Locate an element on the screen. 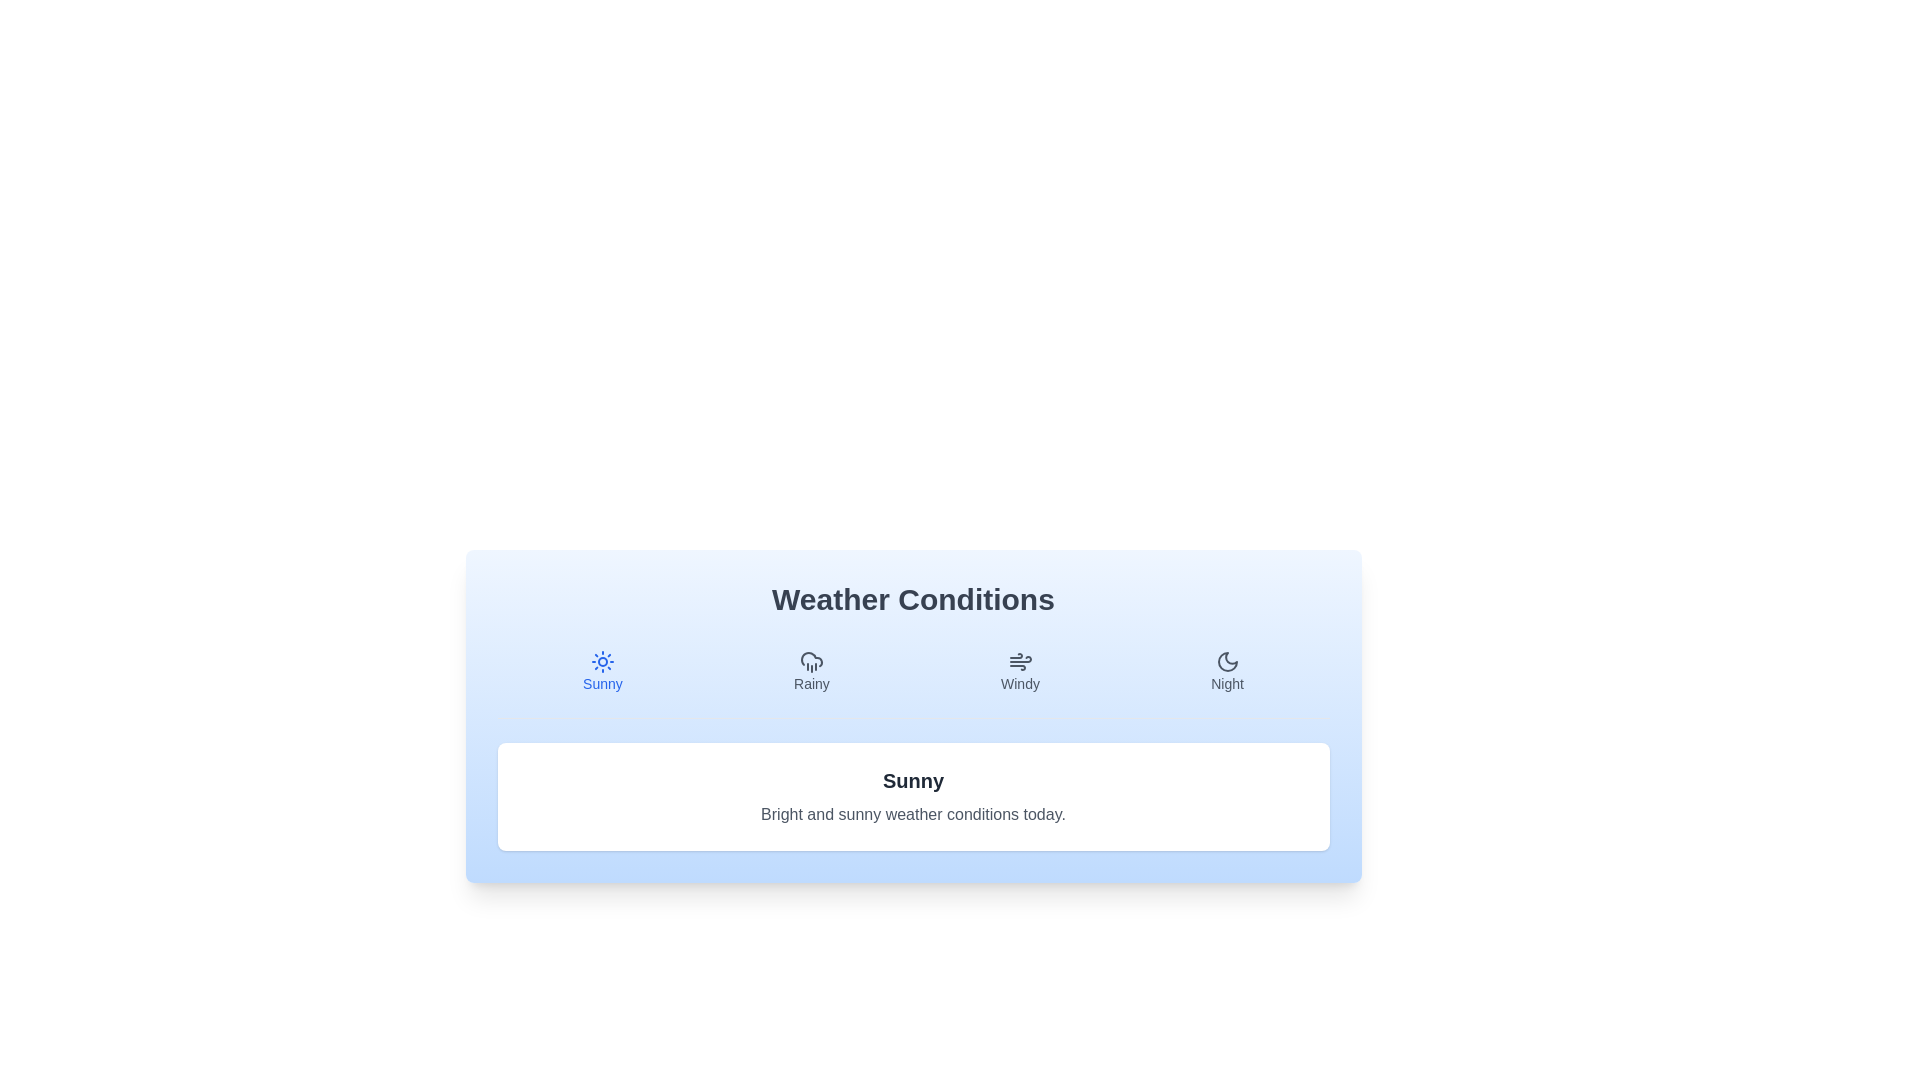 This screenshot has width=1920, height=1080. the icon and label for Sunny is located at coordinates (600, 671).